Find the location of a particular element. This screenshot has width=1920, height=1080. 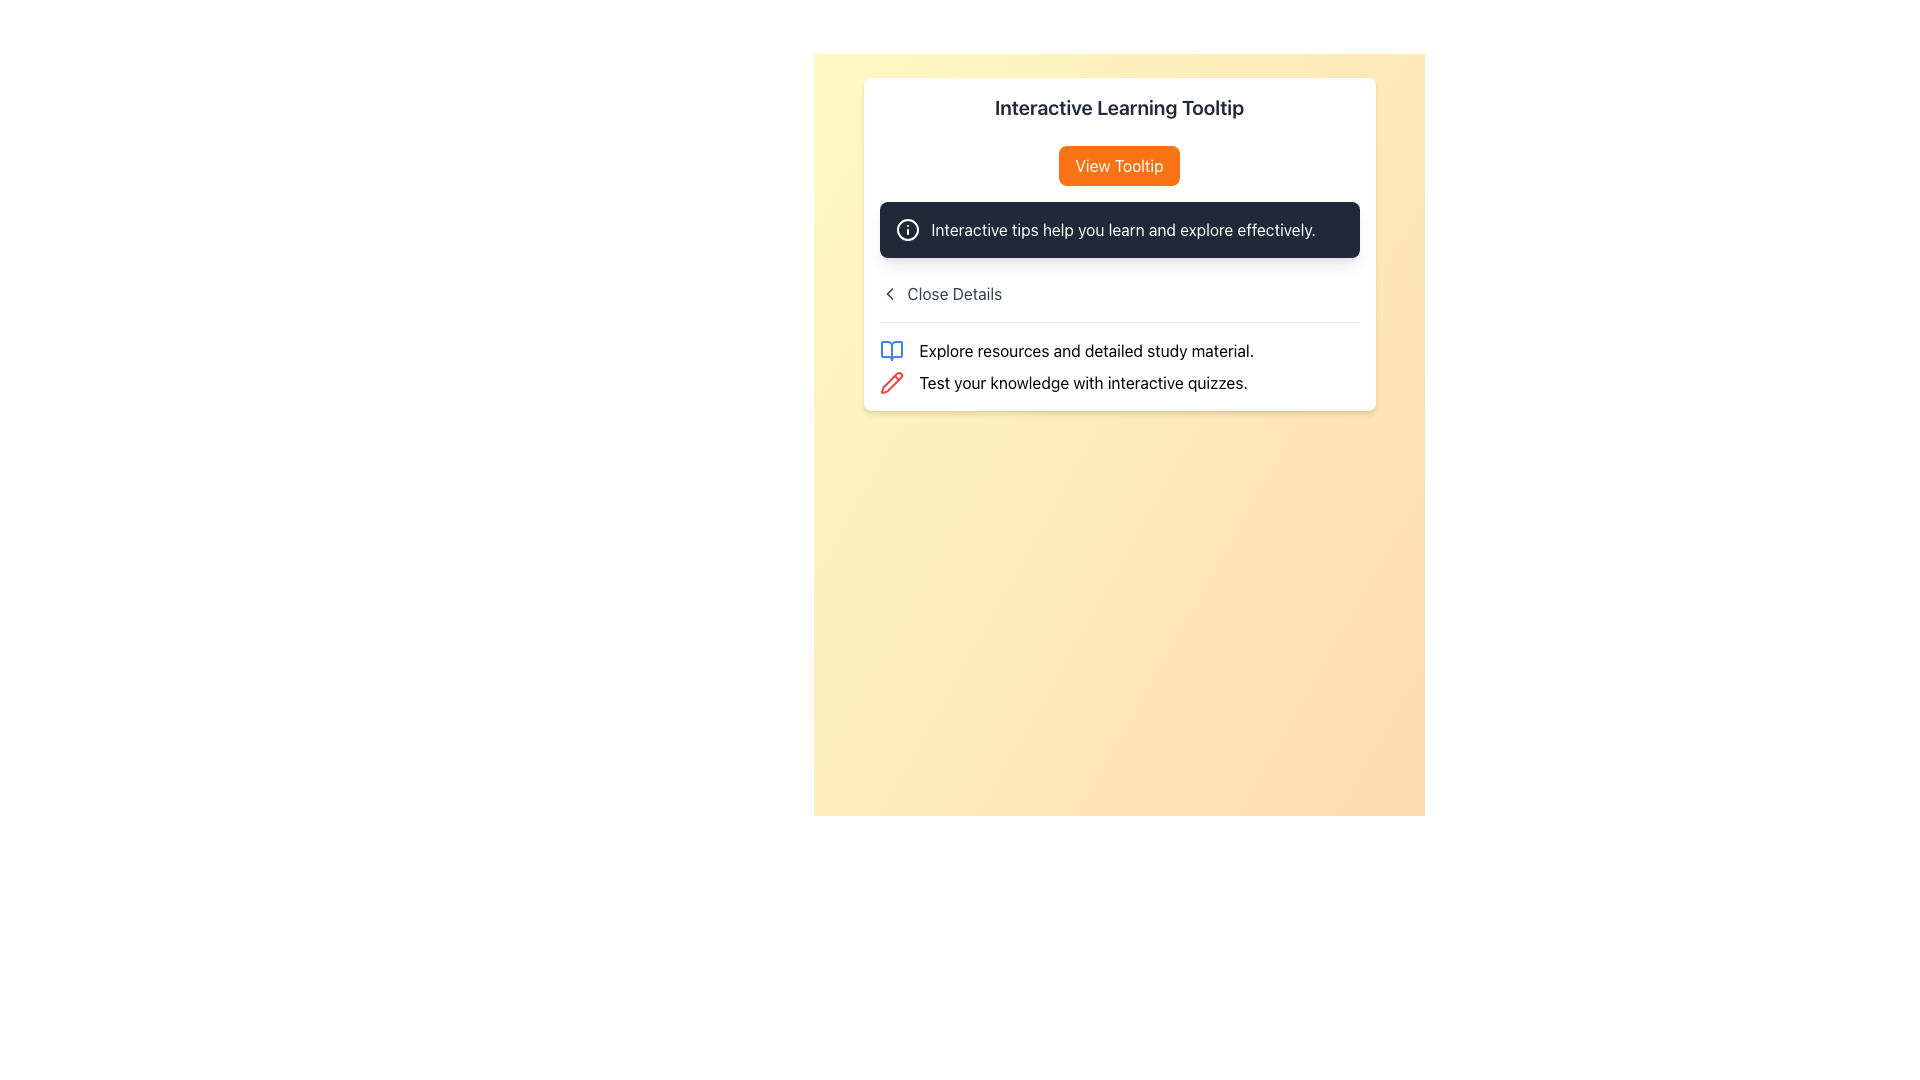

the central circle of the informational icon located to the left of the 'Interactive tips help you learn and explore effectively.' text is located at coordinates (906, 229).